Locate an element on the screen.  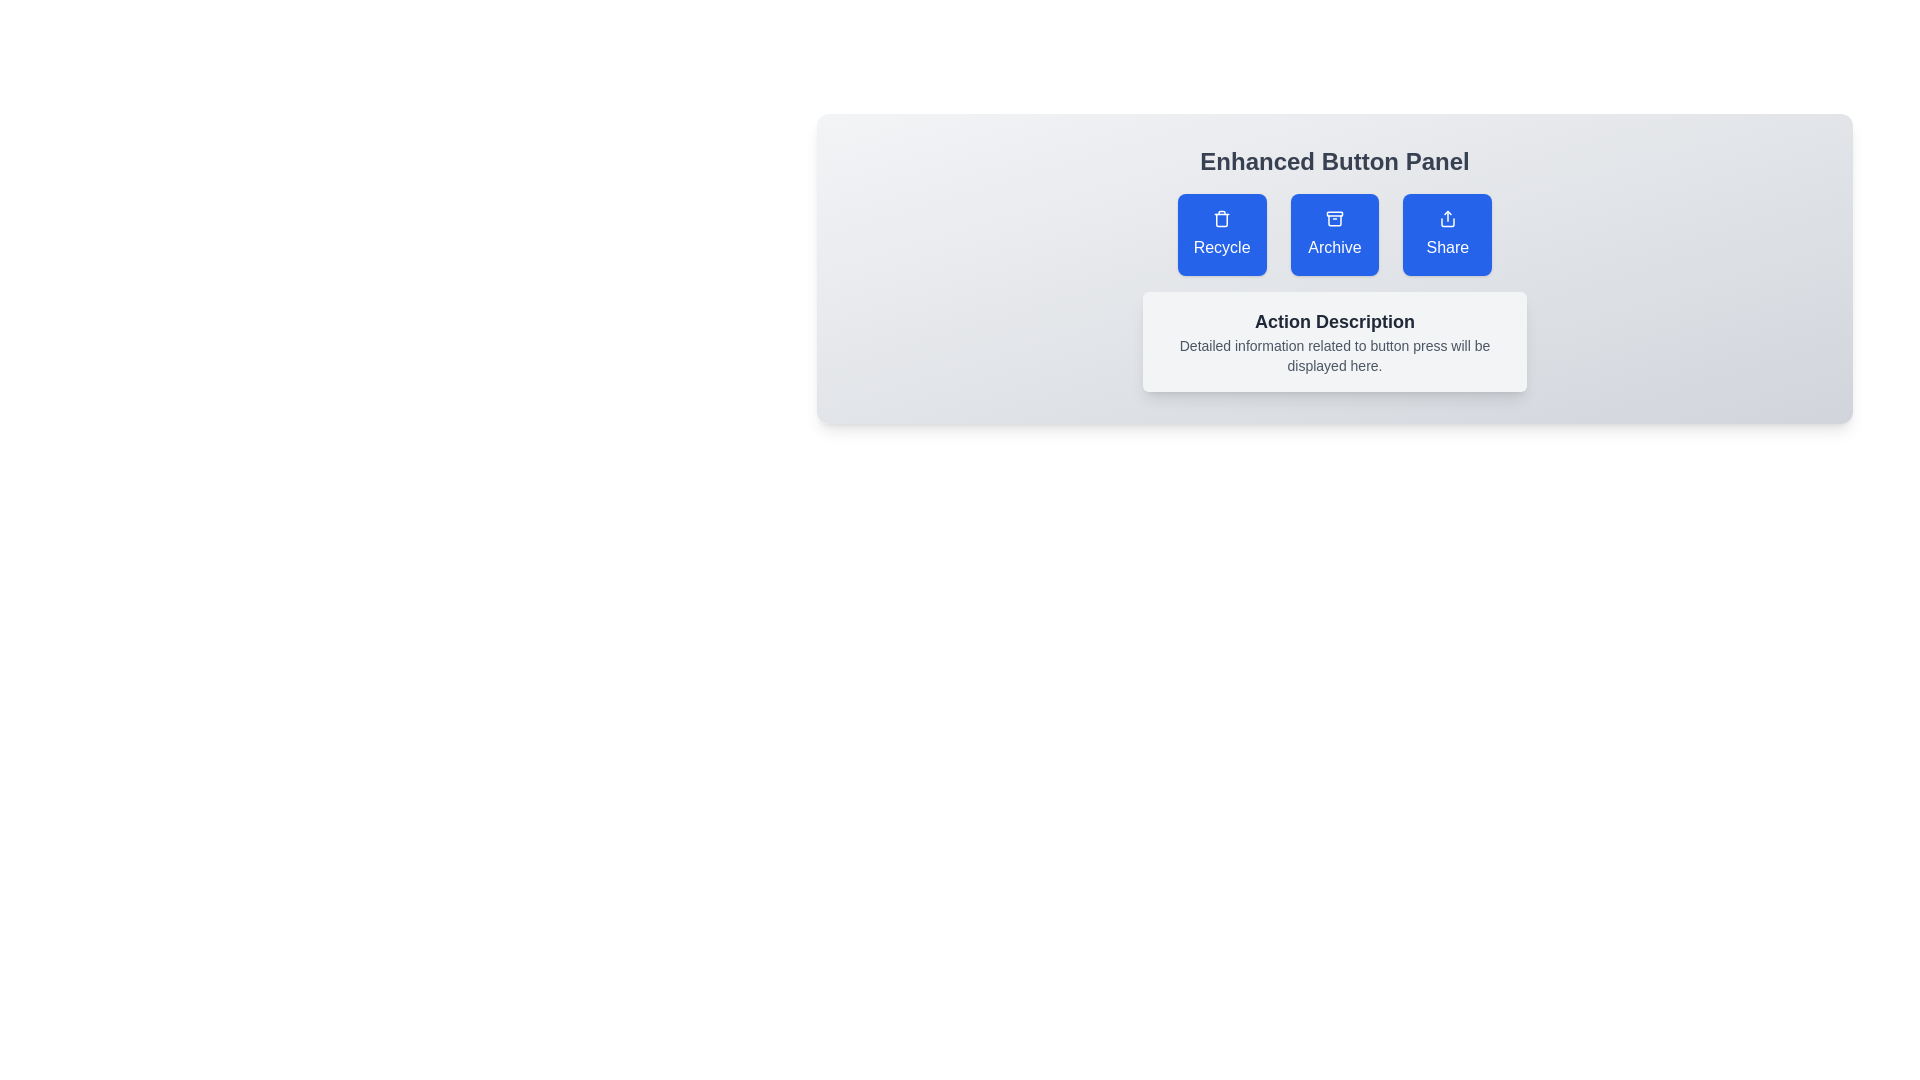
the archive button, which is the second button in a row of three, located between the 'Recycle' button and the 'Share' button is located at coordinates (1334, 234).